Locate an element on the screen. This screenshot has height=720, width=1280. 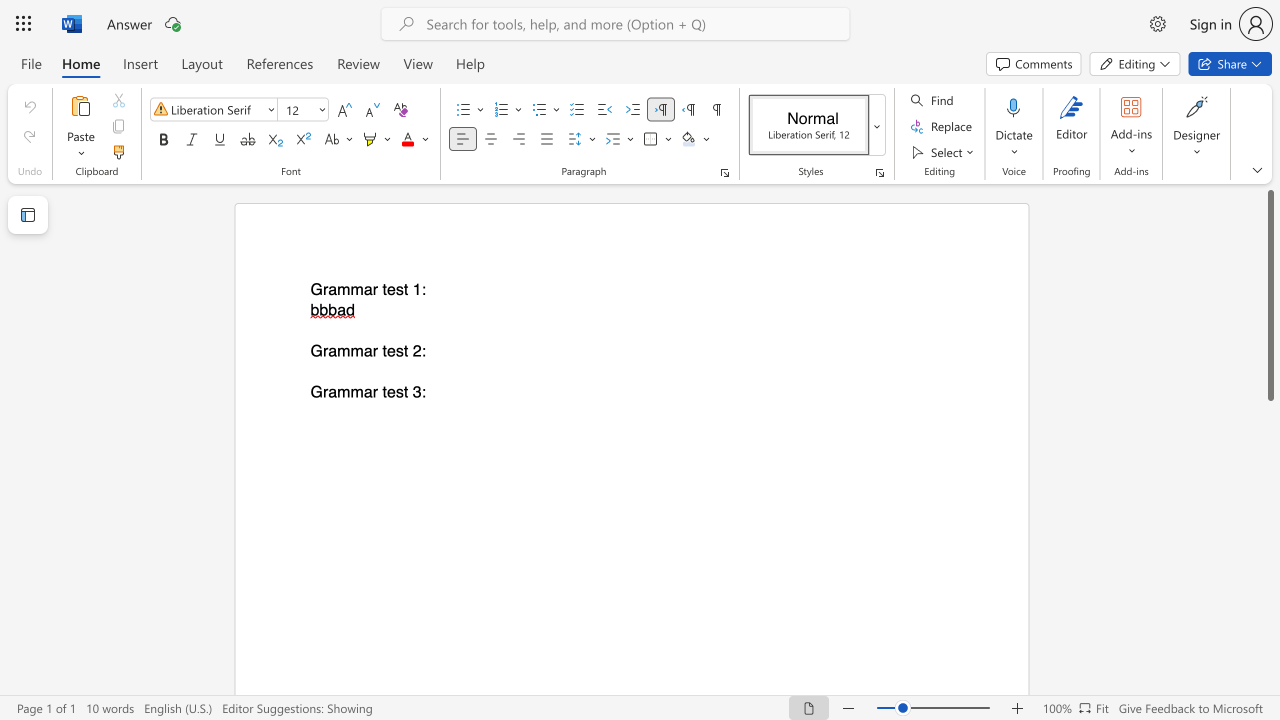
the vertical scrollbar to lower the page content is located at coordinates (1269, 450).